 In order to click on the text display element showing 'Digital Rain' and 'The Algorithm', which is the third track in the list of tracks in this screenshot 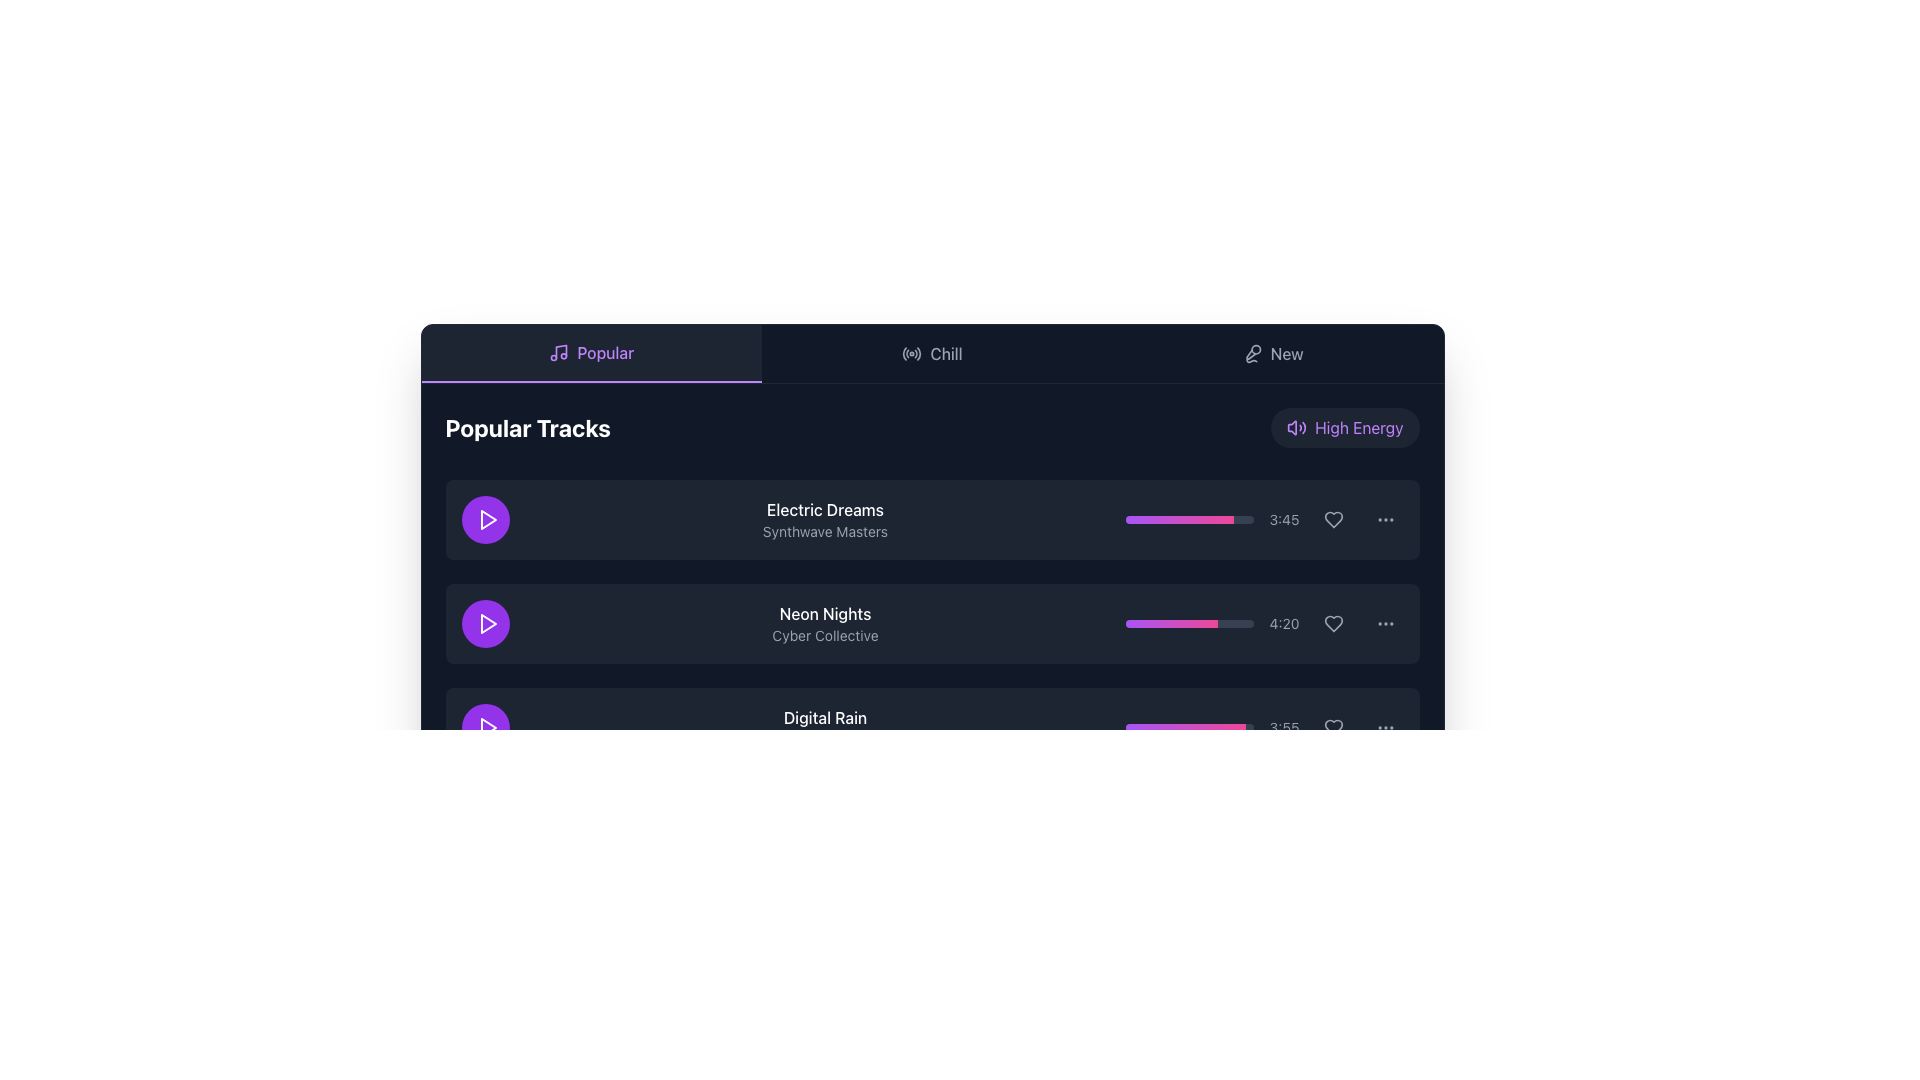, I will do `click(825, 728)`.